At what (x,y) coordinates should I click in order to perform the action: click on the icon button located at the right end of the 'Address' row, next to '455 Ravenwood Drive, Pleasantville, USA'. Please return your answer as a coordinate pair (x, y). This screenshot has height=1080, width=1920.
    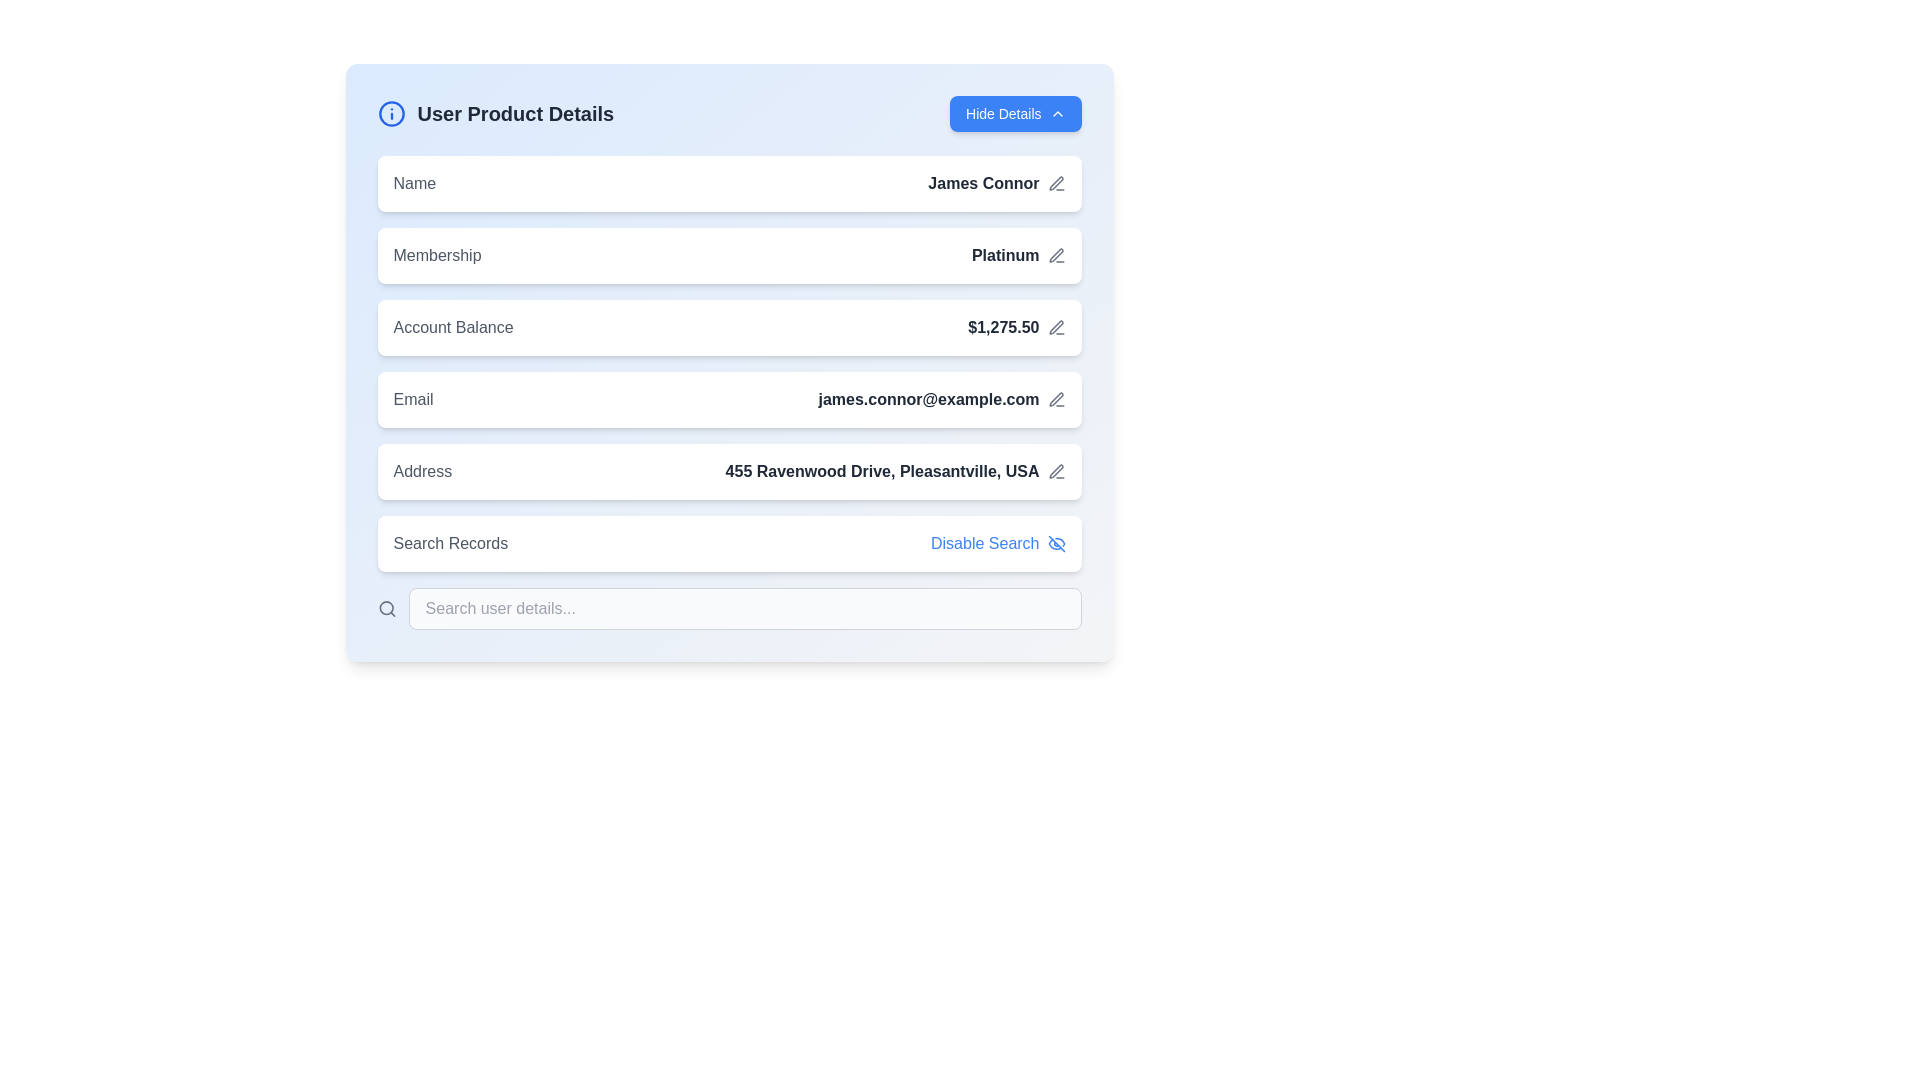
    Looking at the image, I should click on (1055, 471).